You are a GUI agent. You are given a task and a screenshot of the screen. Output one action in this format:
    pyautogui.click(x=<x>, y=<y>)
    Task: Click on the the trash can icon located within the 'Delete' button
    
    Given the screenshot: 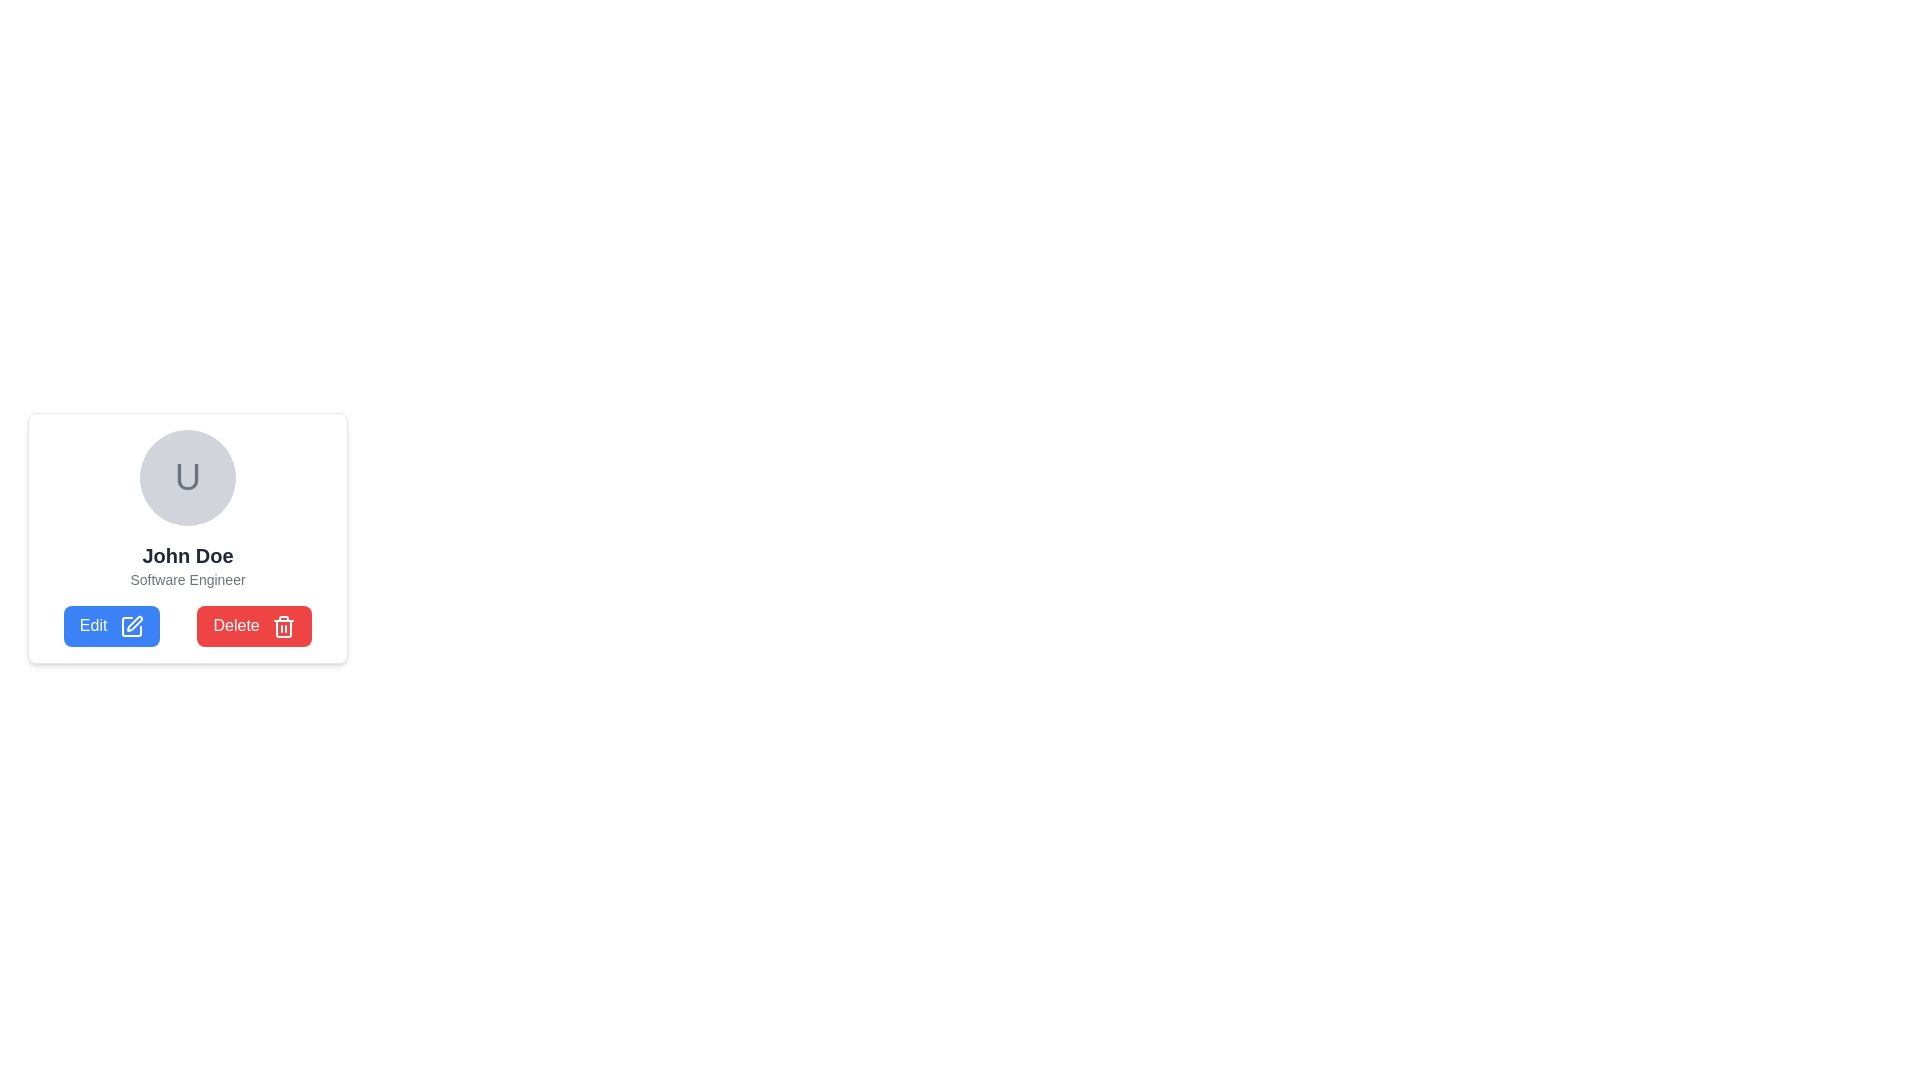 What is the action you would take?
    pyautogui.click(x=283, y=625)
    